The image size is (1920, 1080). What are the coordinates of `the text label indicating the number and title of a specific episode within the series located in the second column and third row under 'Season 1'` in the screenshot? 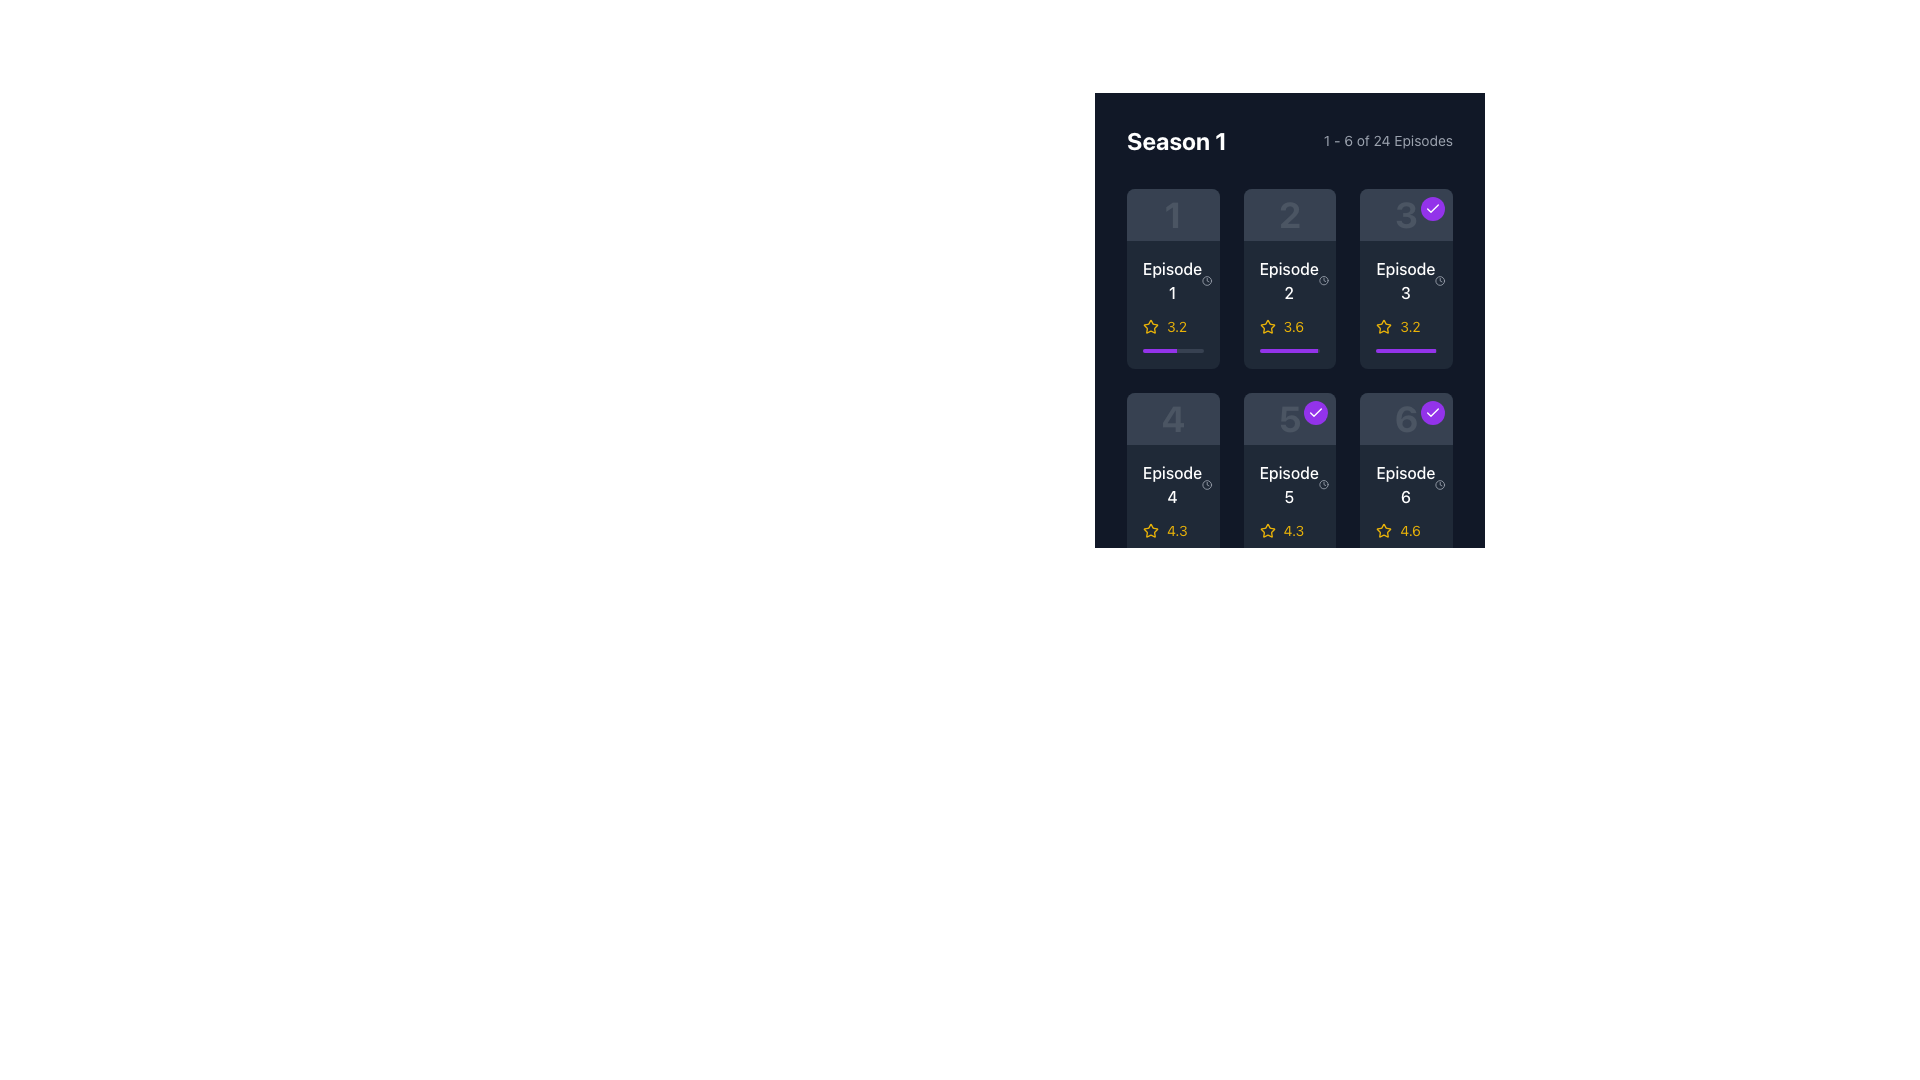 It's located at (1289, 485).